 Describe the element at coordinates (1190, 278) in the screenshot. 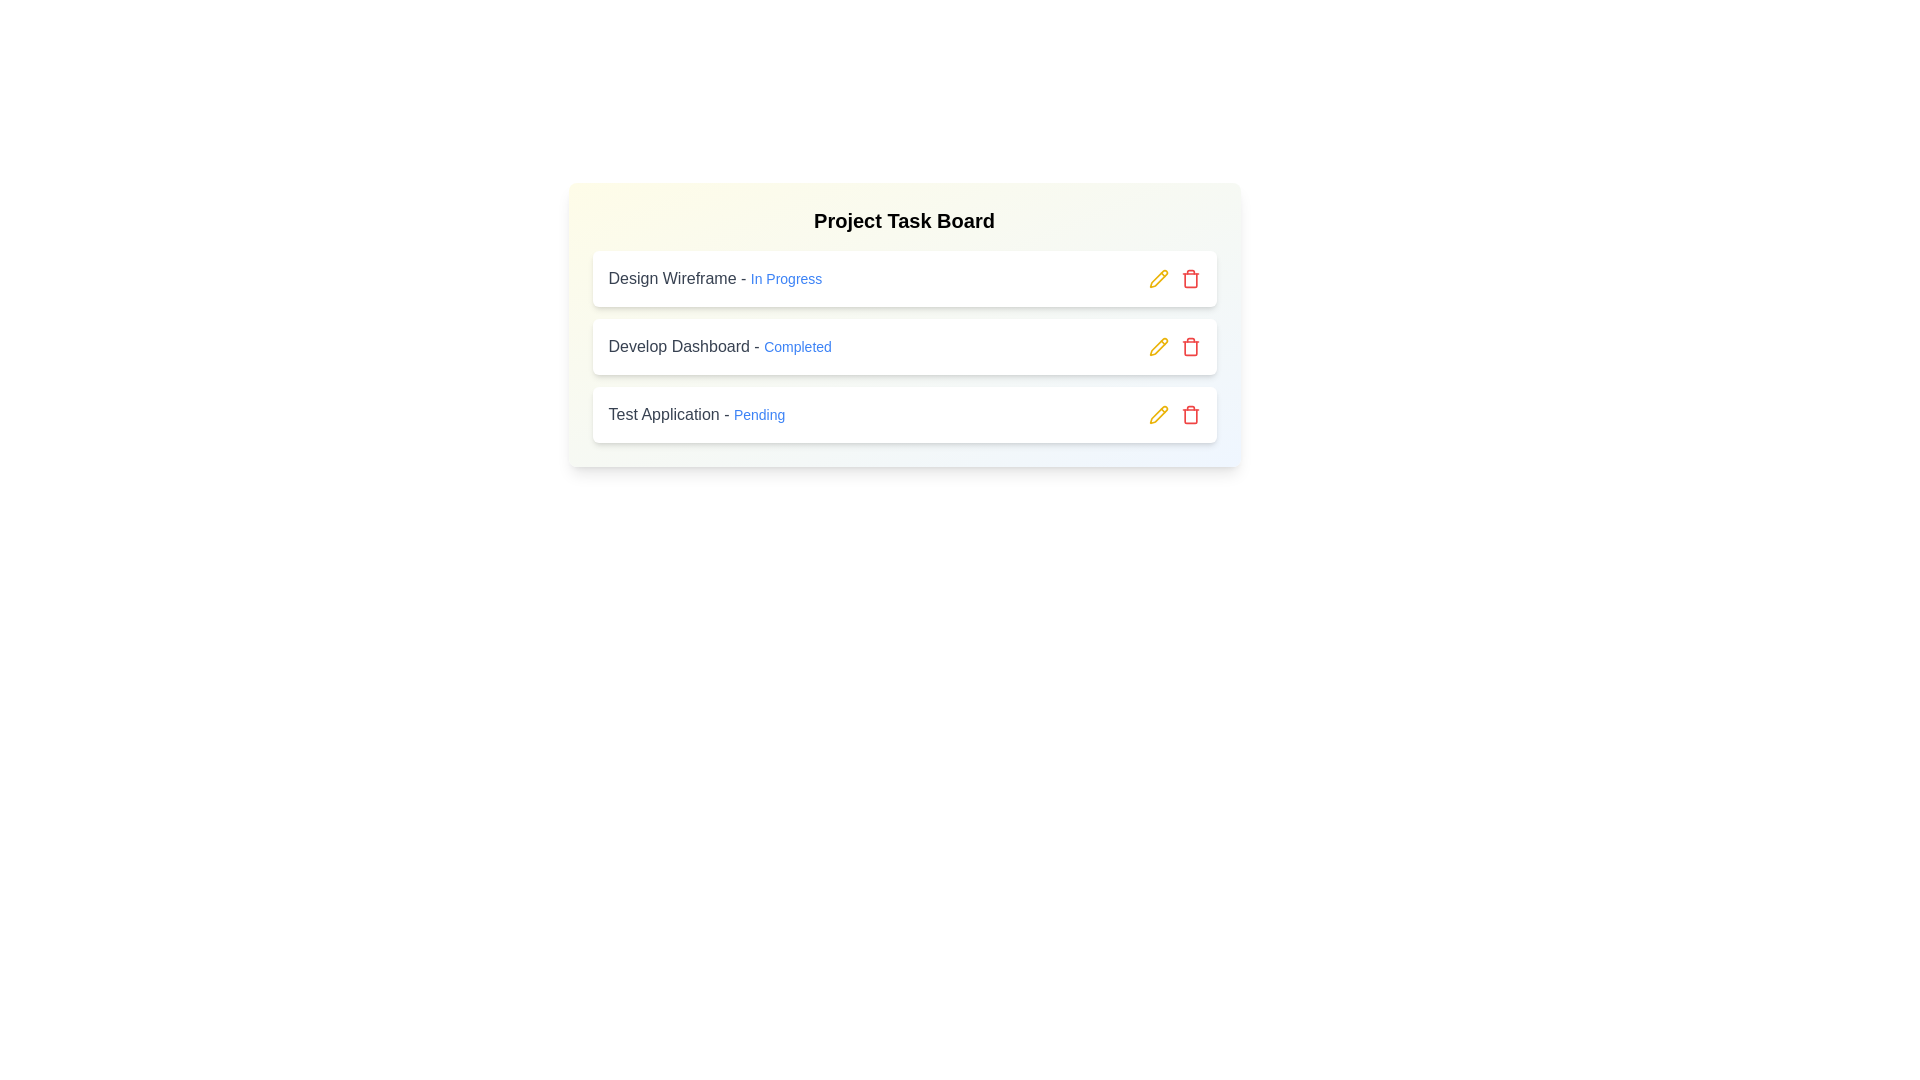

I see `the trash icon to delete the task Design Wireframe` at that location.